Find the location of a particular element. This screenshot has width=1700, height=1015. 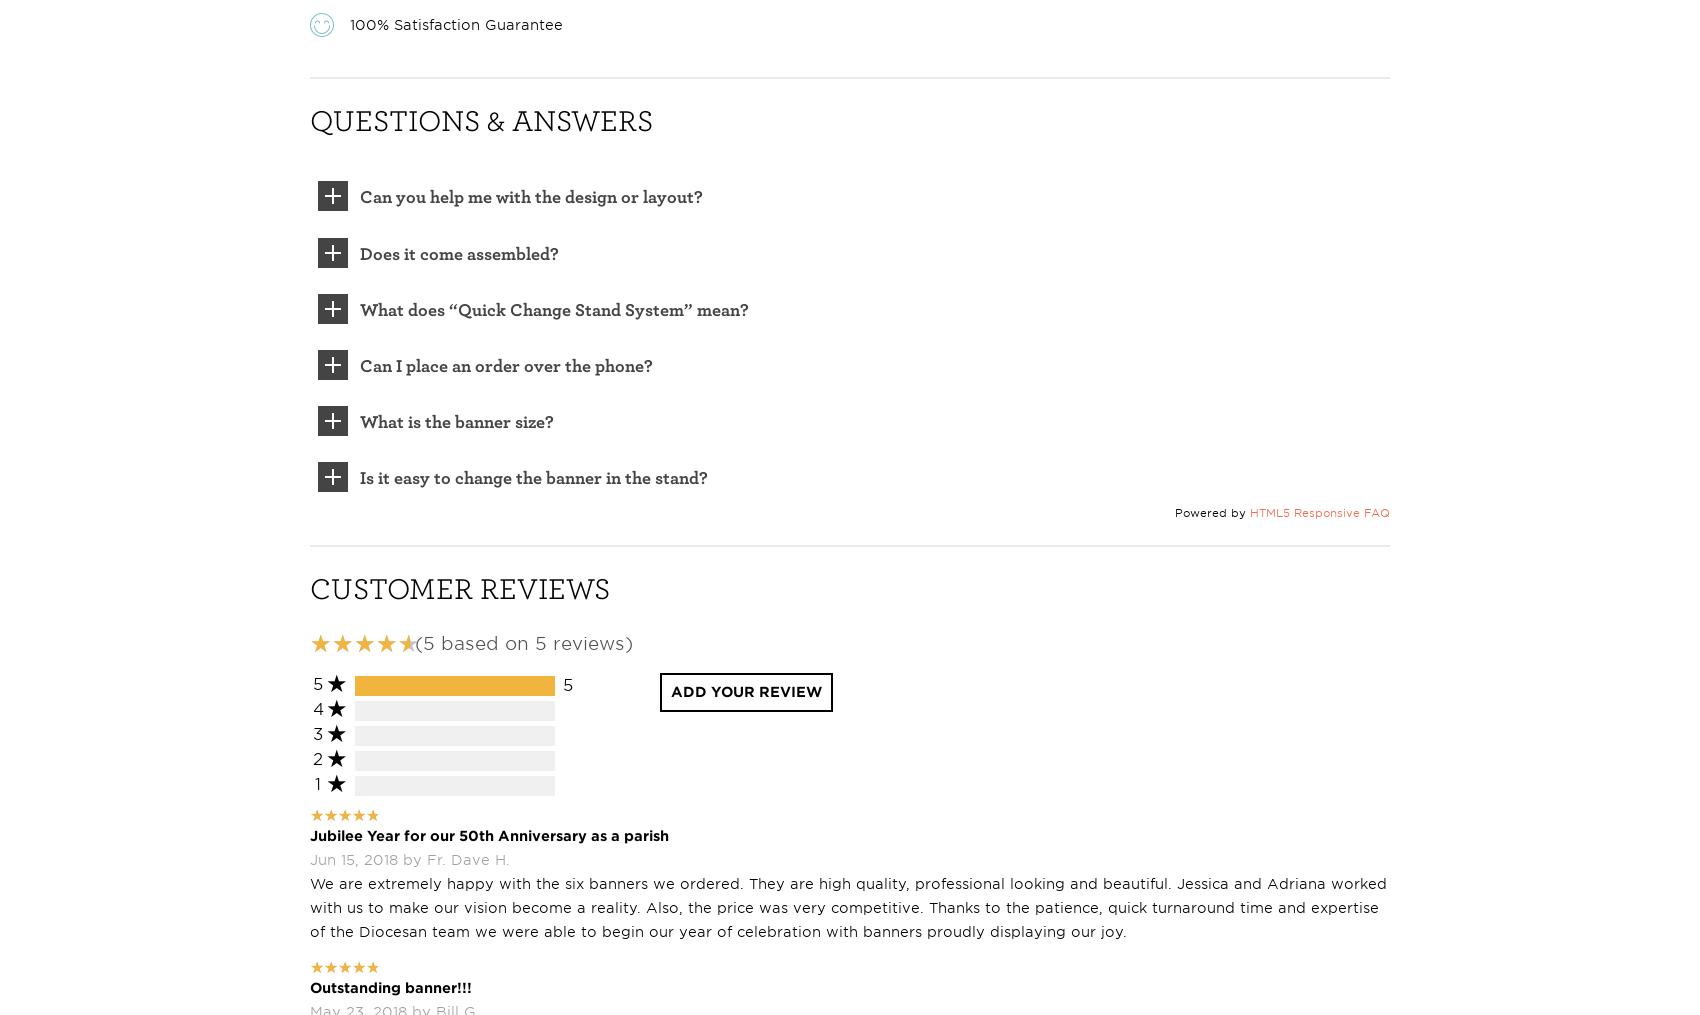

'4' is located at coordinates (317, 708).